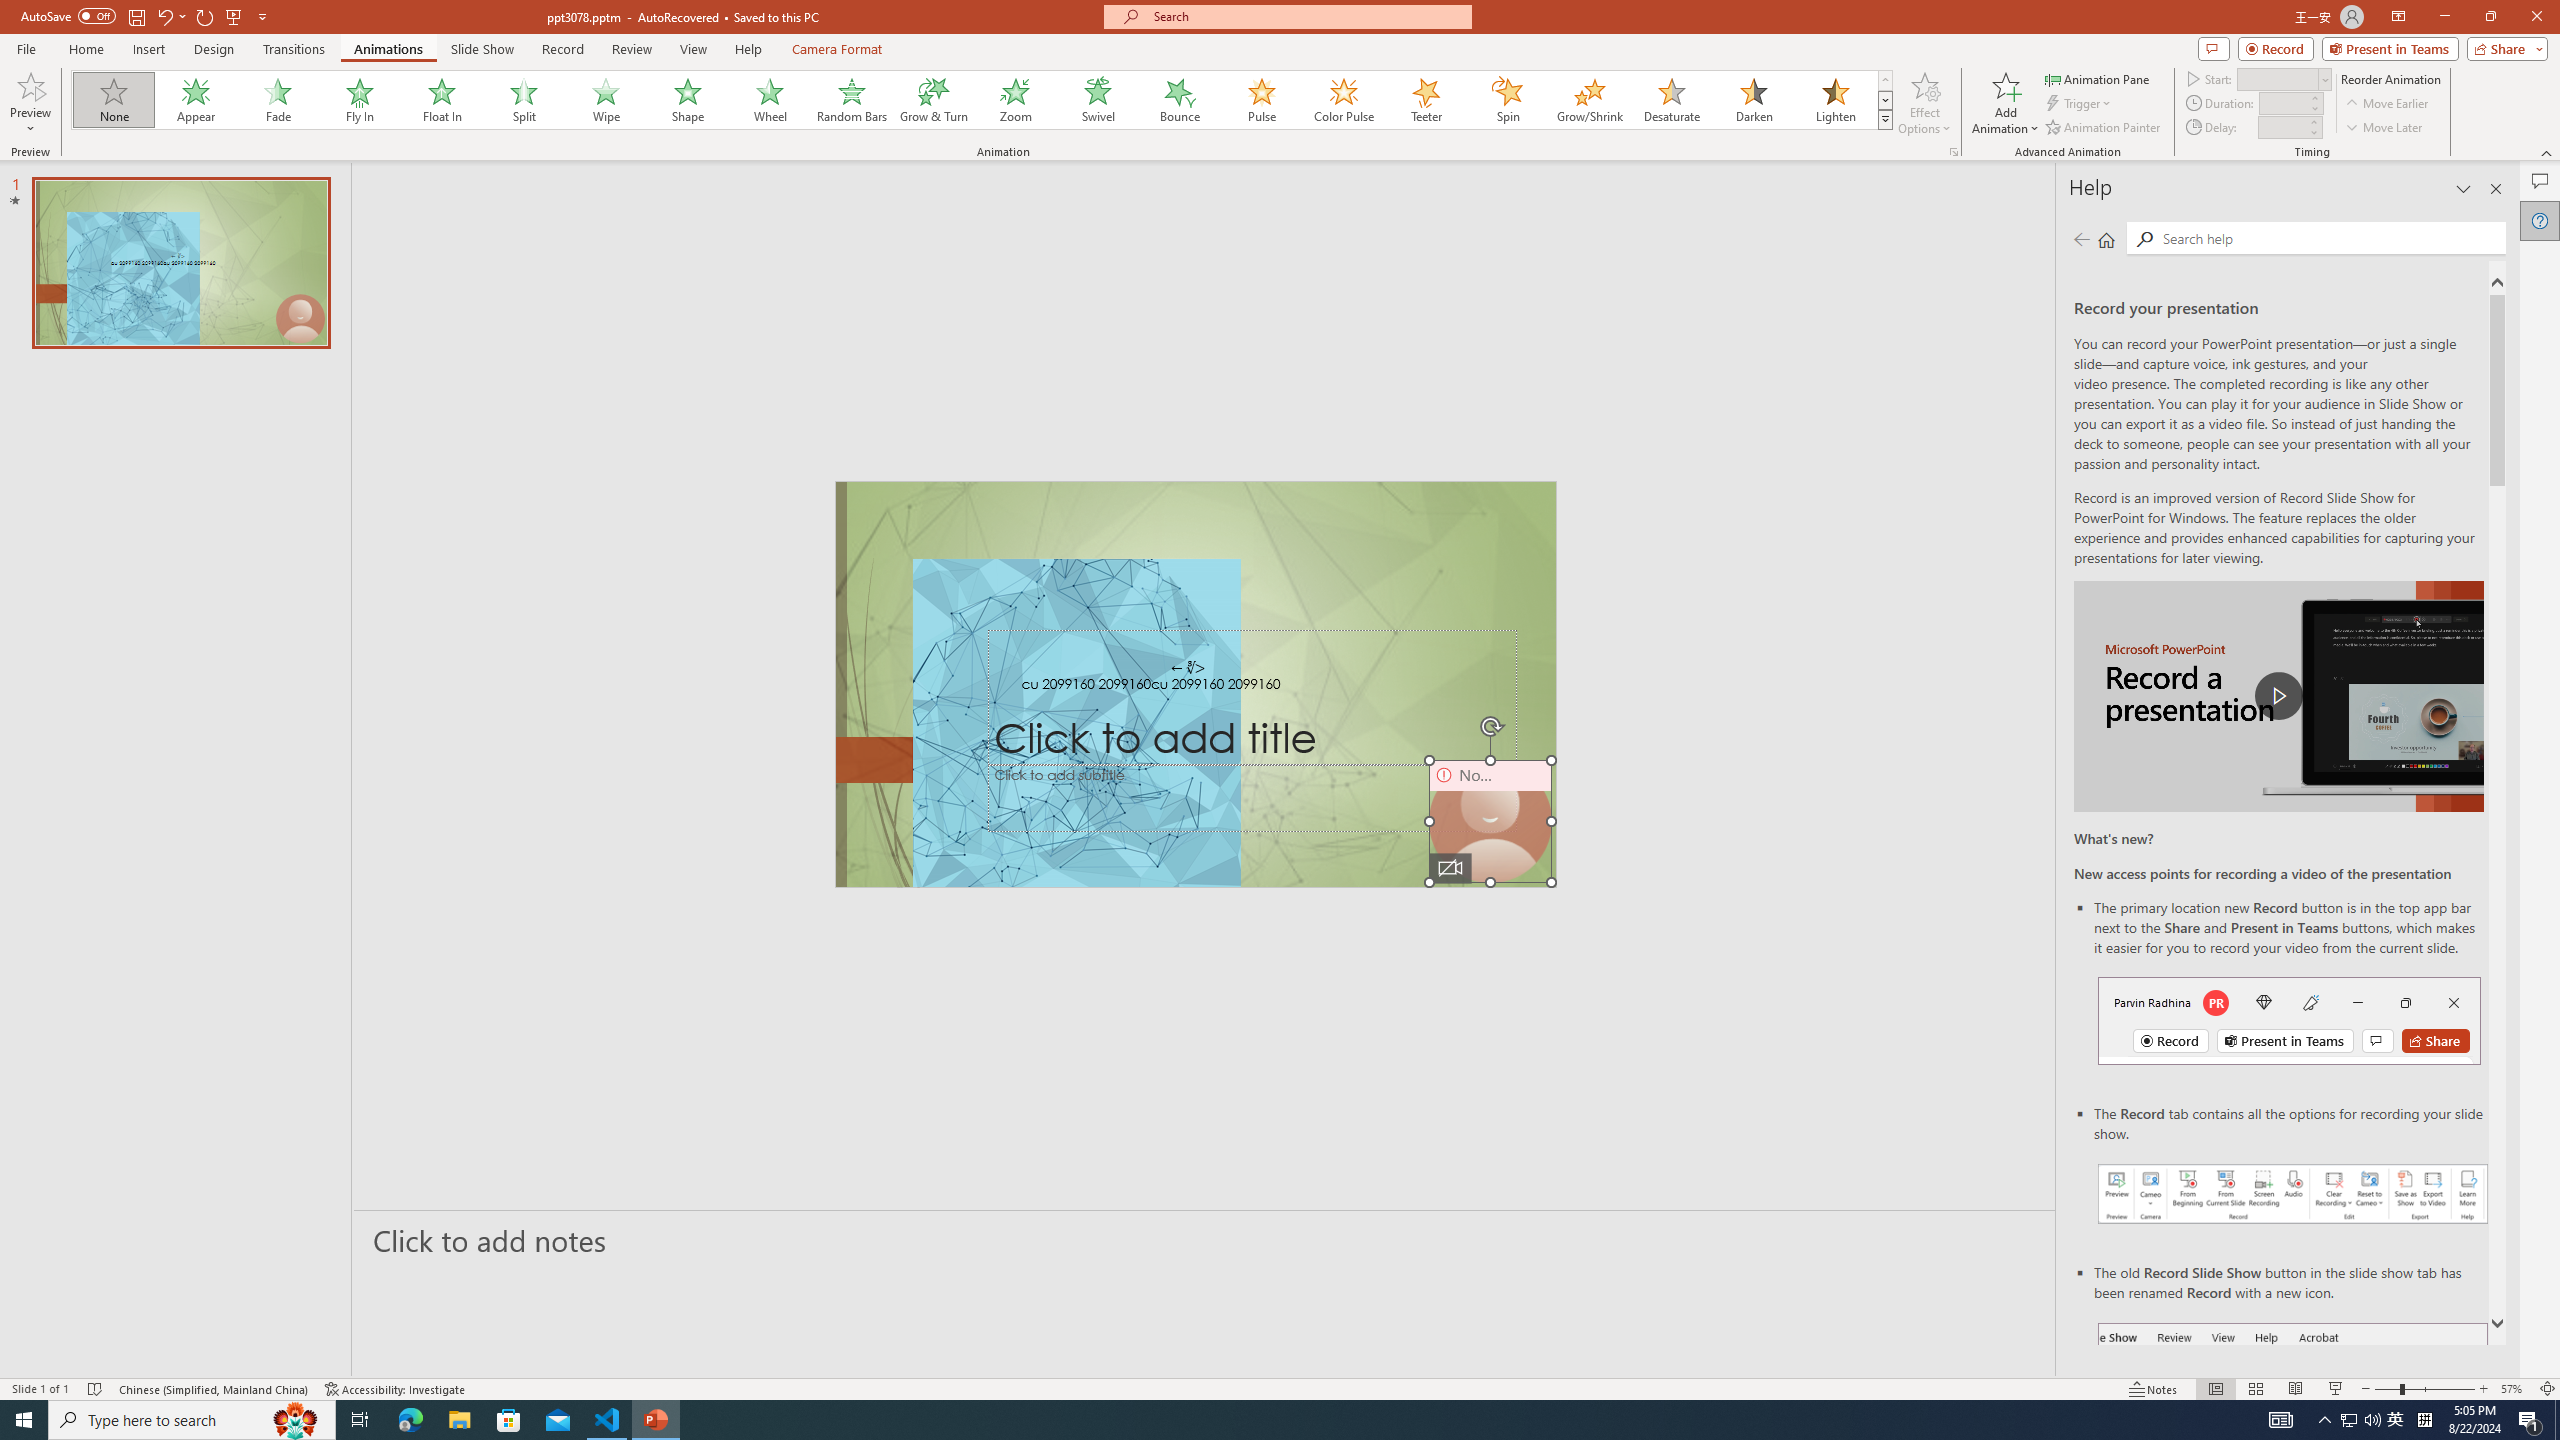  What do you see at coordinates (836, 49) in the screenshot?
I see `'Camera Format'` at bounding box center [836, 49].